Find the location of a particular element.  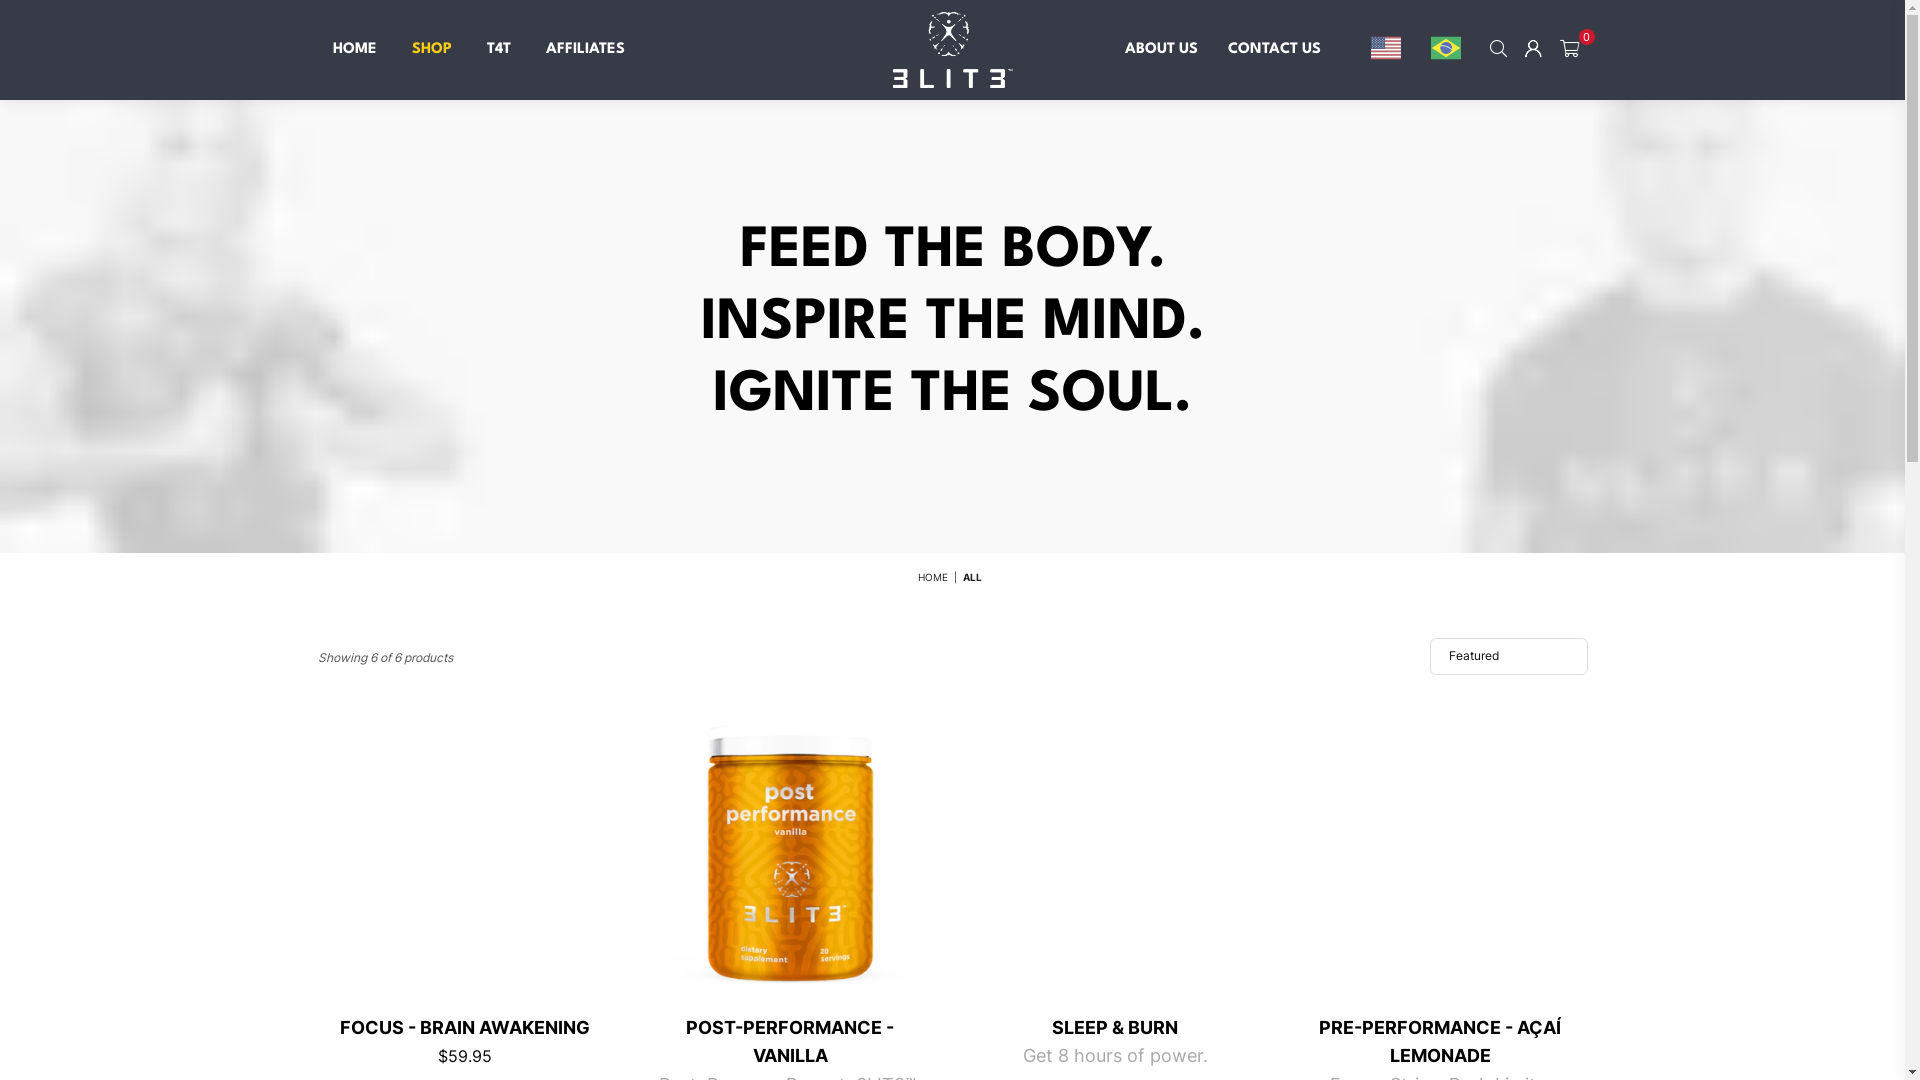

'AFFILIATES' is located at coordinates (583, 49).